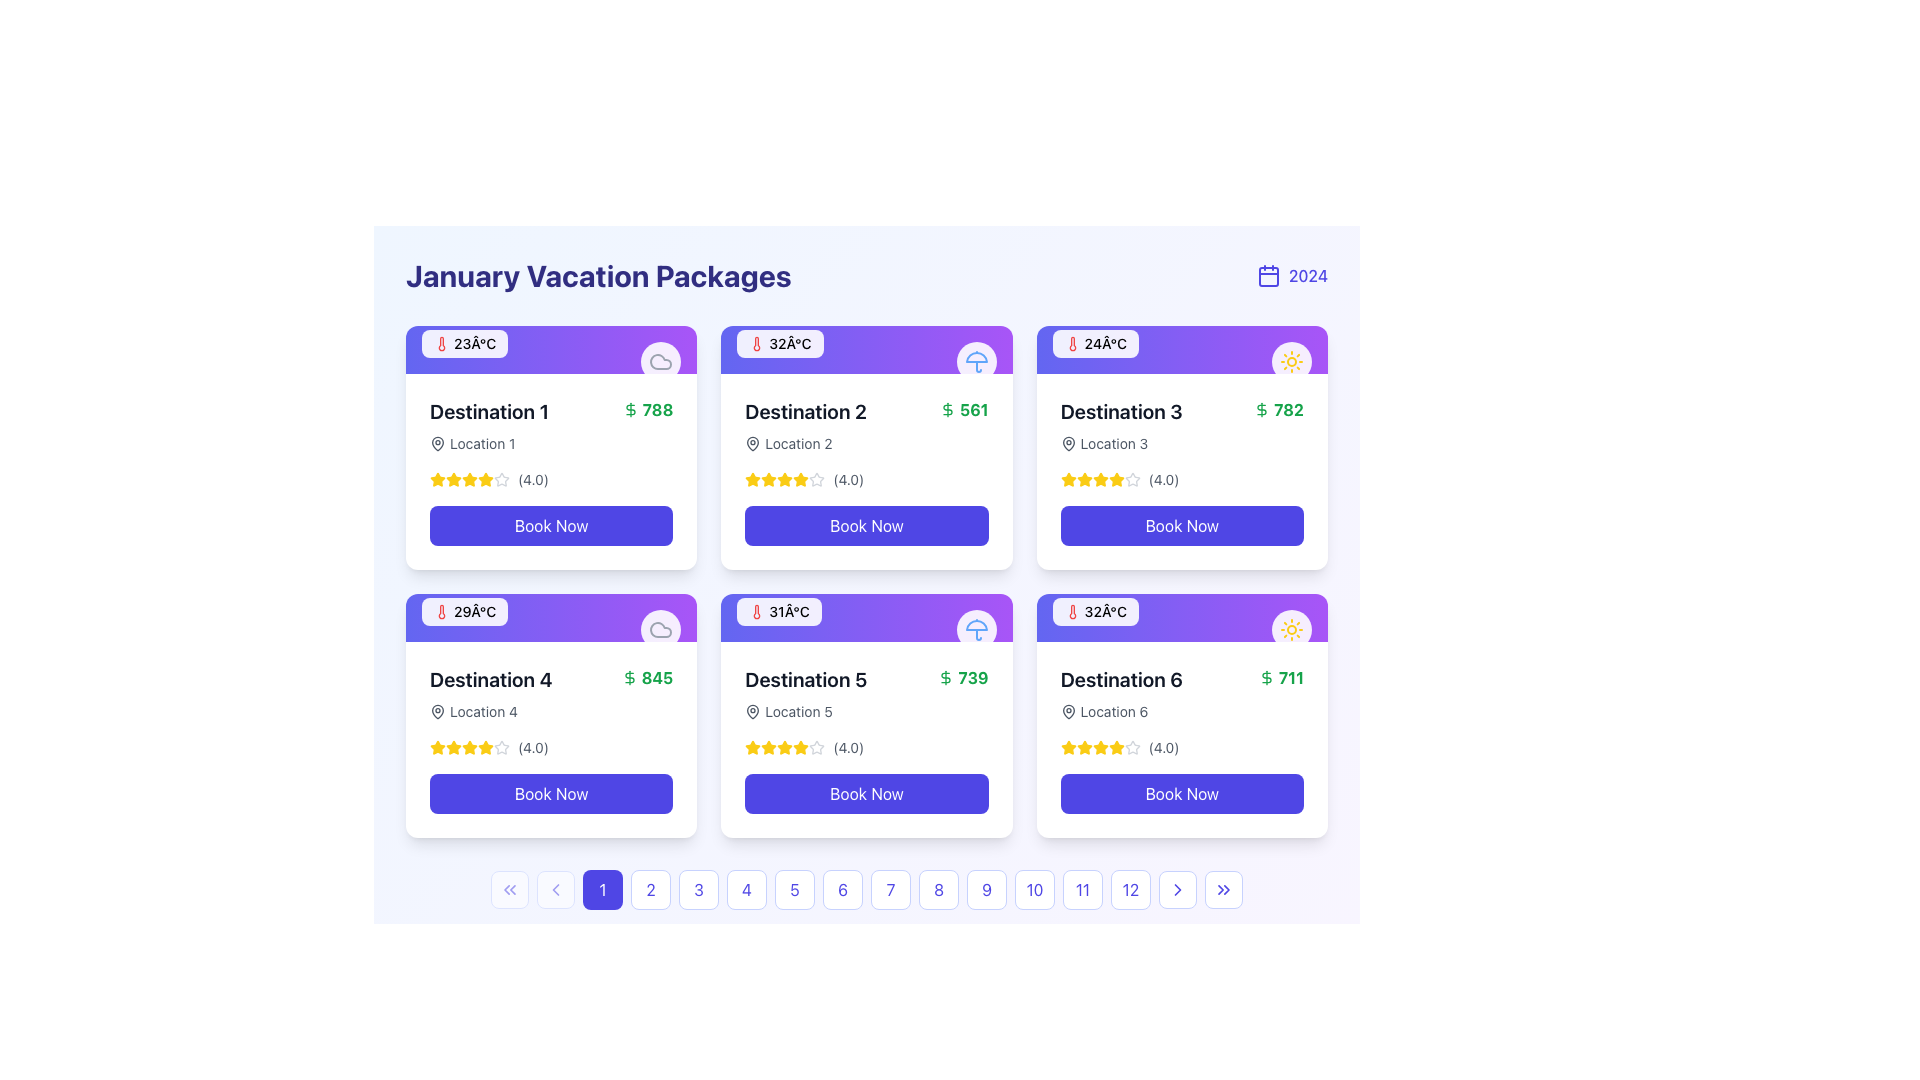  Describe the element at coordinates (657, 677) in the screenshot. I see `the price indicator text label for 'Destination 4', which is located below the temperature and icon section and above the 'Book Now' button` at that location.